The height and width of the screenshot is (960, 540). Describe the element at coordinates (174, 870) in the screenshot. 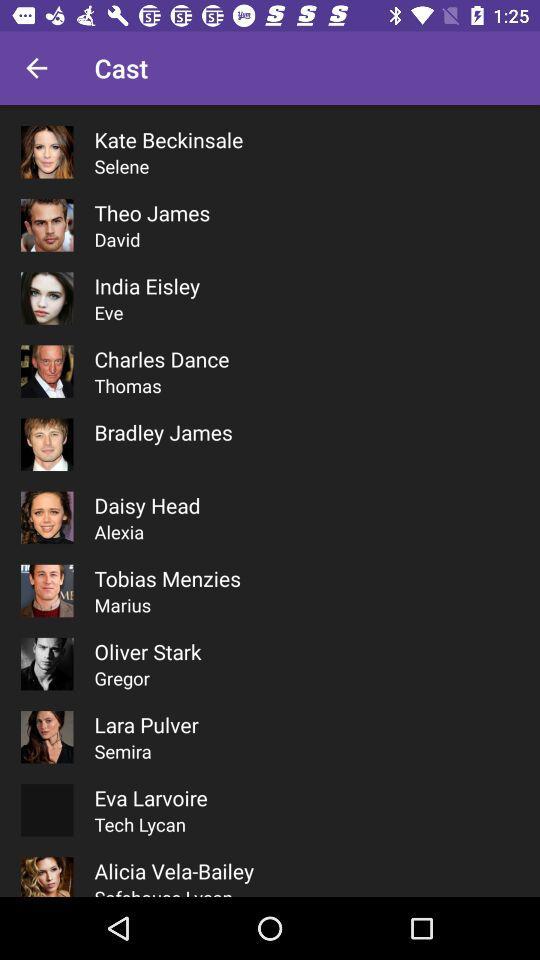

I see `the item above safehouse lycan` at that location.